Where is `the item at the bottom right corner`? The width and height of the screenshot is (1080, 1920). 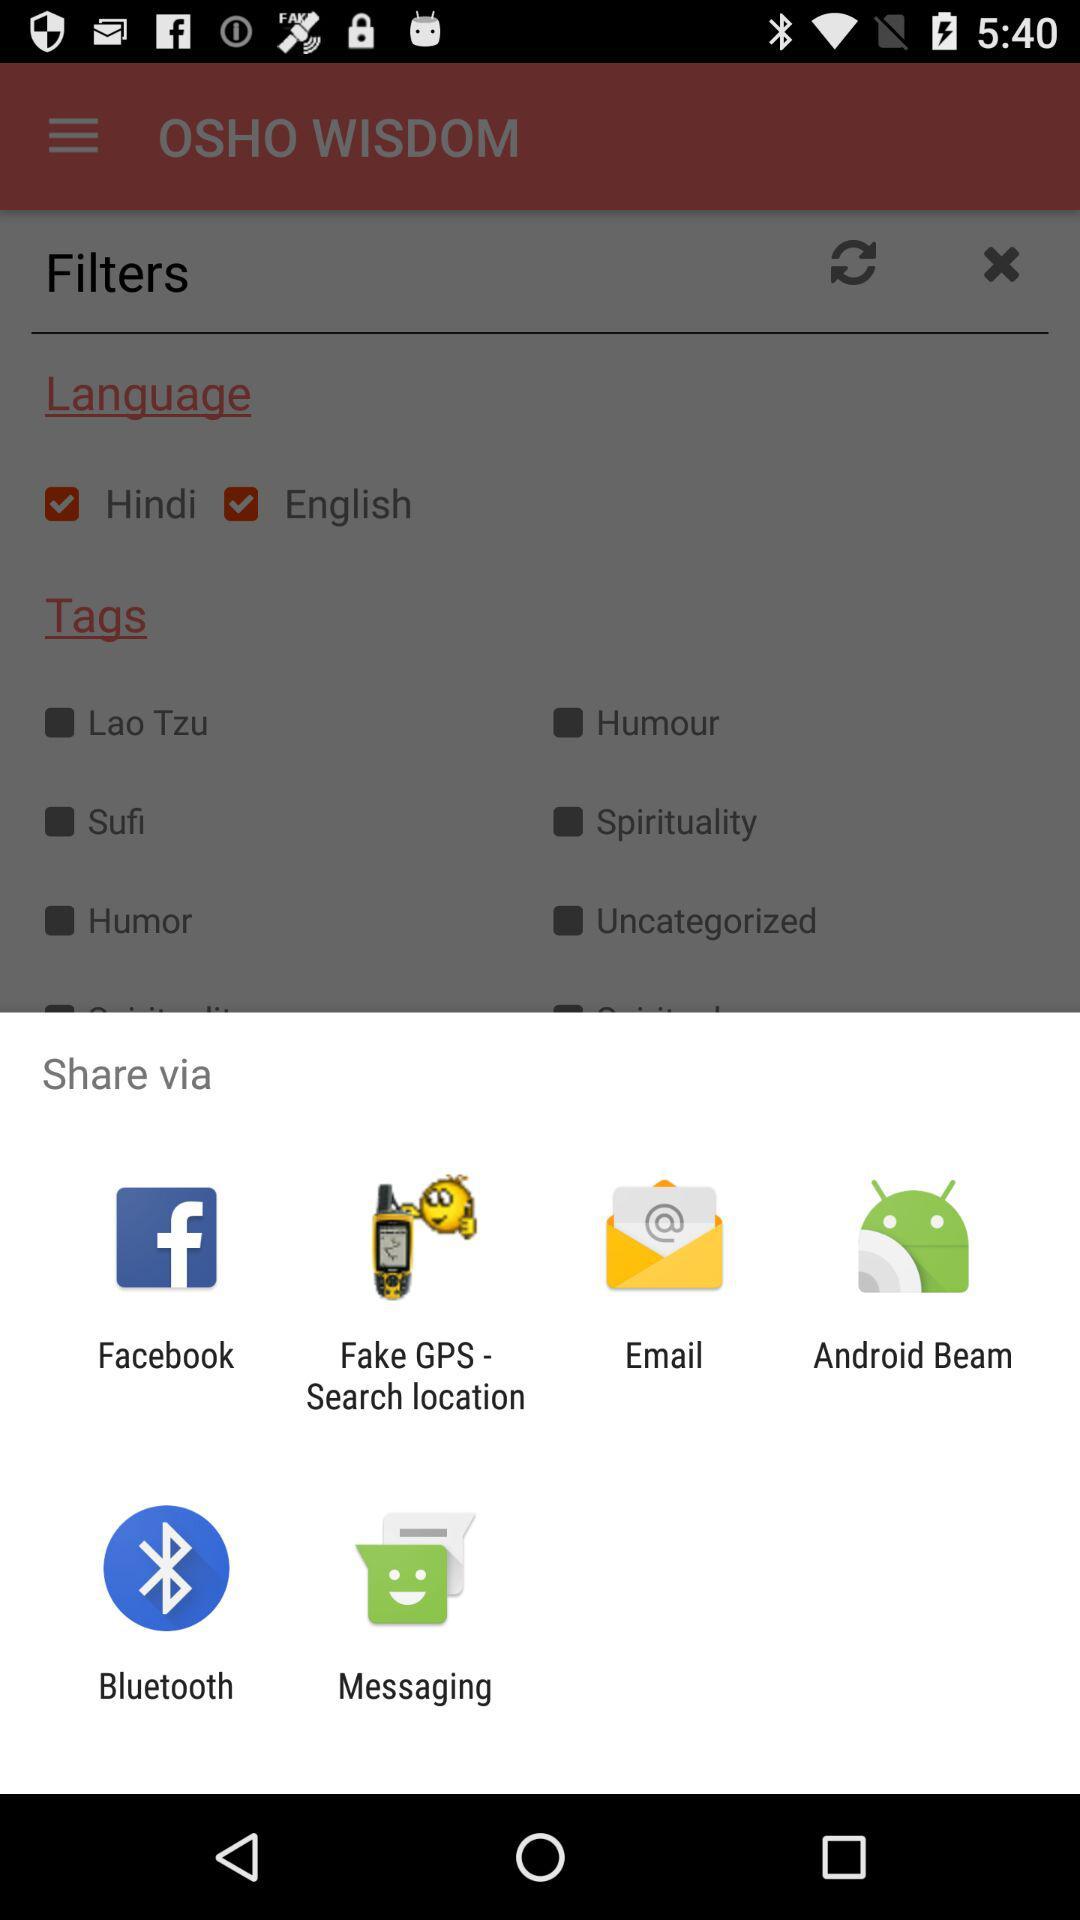 the item at the bottom right corner is located at coordinates (913, 1374).